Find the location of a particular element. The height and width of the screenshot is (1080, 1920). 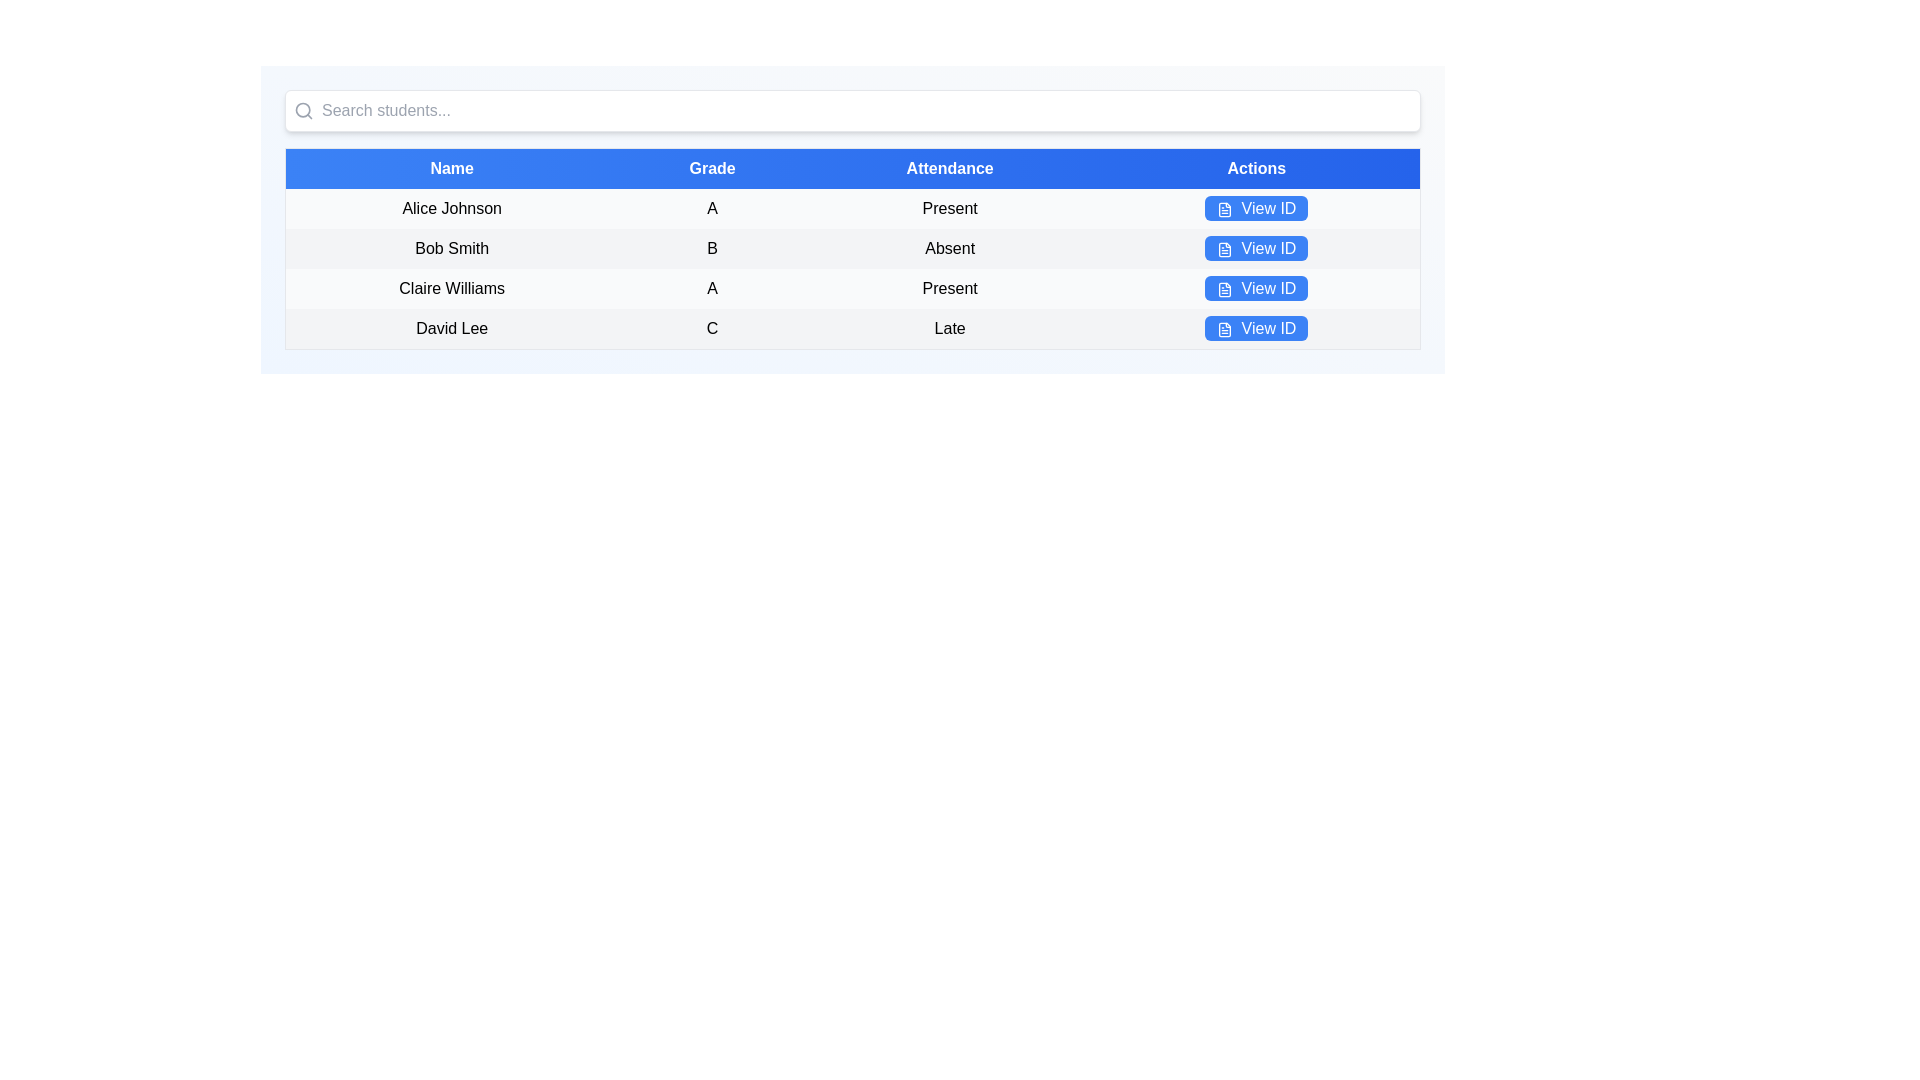

the blue 'View ID' button with a document file icon located in the fourth column under 'Actions' for 'Claire Williams' is located at coordinates (1256, 289).